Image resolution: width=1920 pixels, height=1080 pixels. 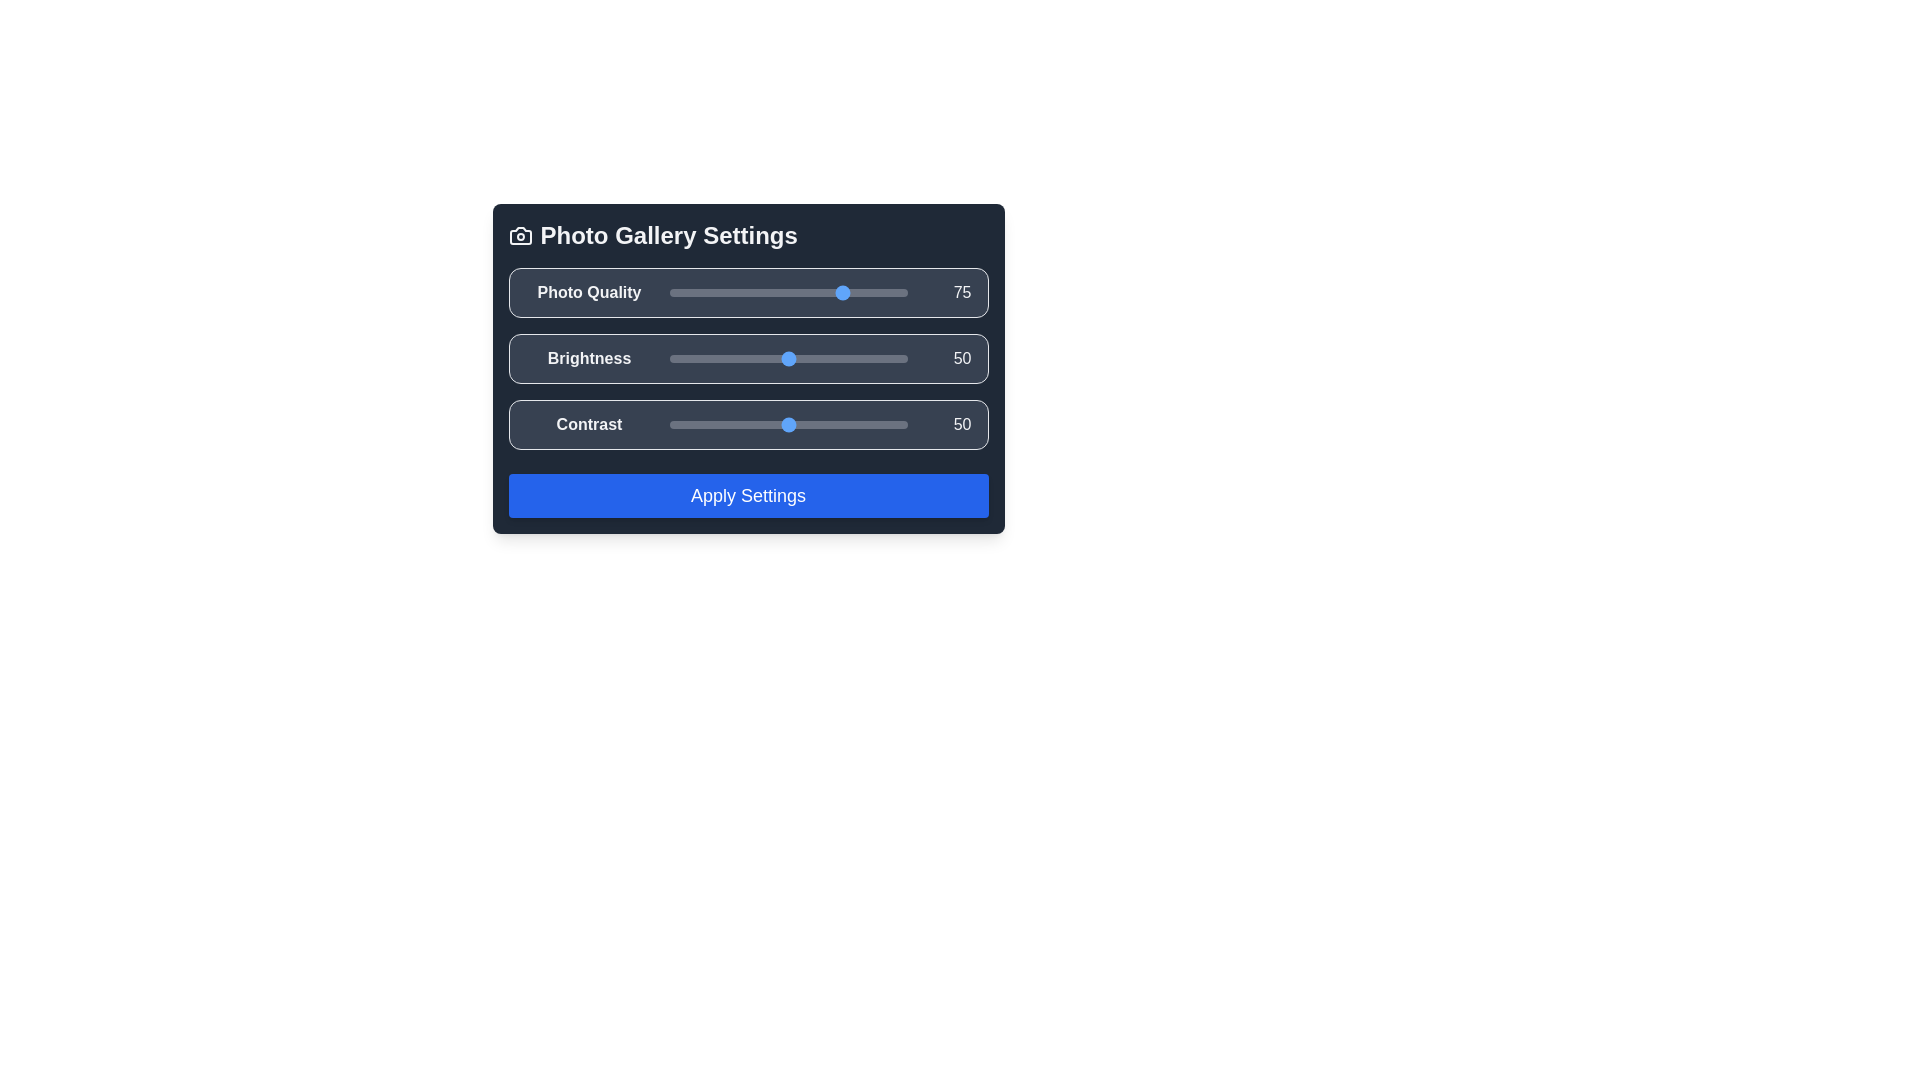 What do you see at coordinates (700, 423) in the screenshot?
I see `the contrast` at bounding box center [700, 423].